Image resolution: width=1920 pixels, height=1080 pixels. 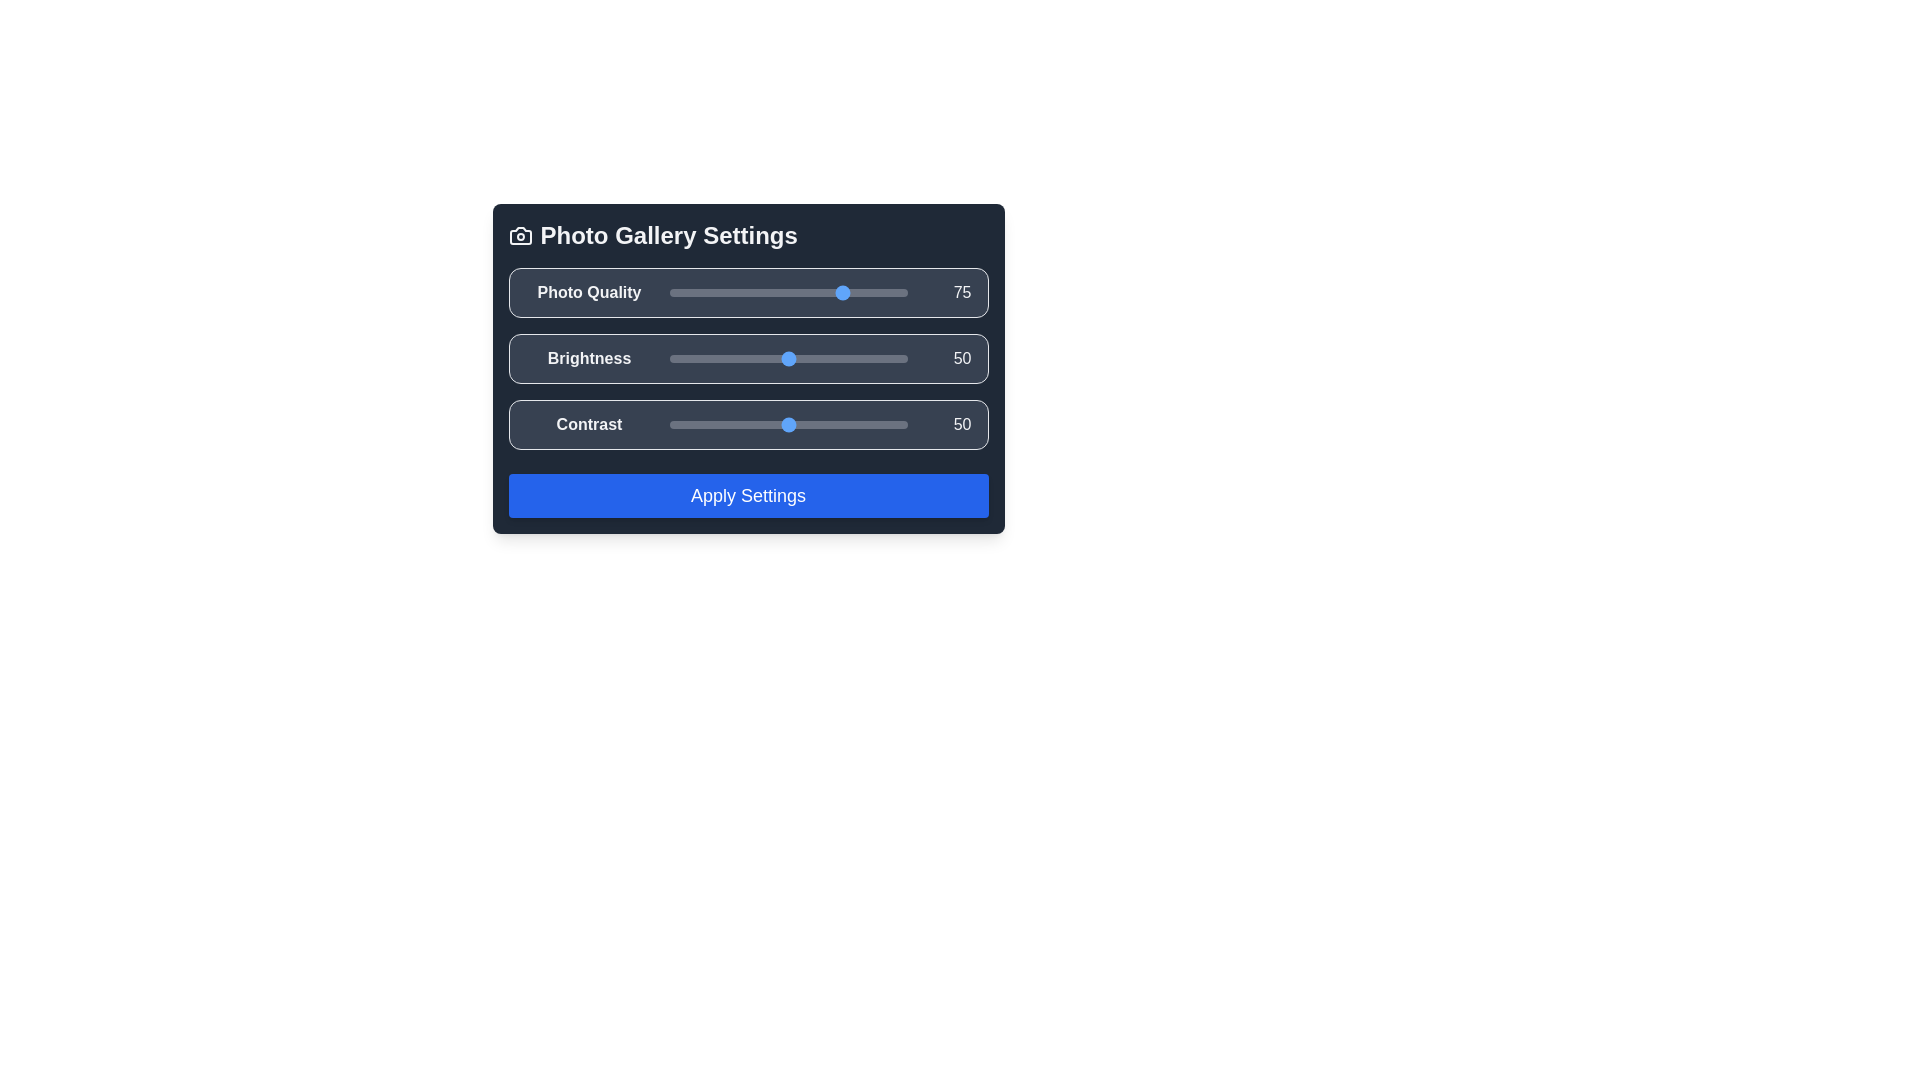 What do you see at coordinates (700, 423) in the screenshot?
I see `the contrast` at bounding box center [700, 423].